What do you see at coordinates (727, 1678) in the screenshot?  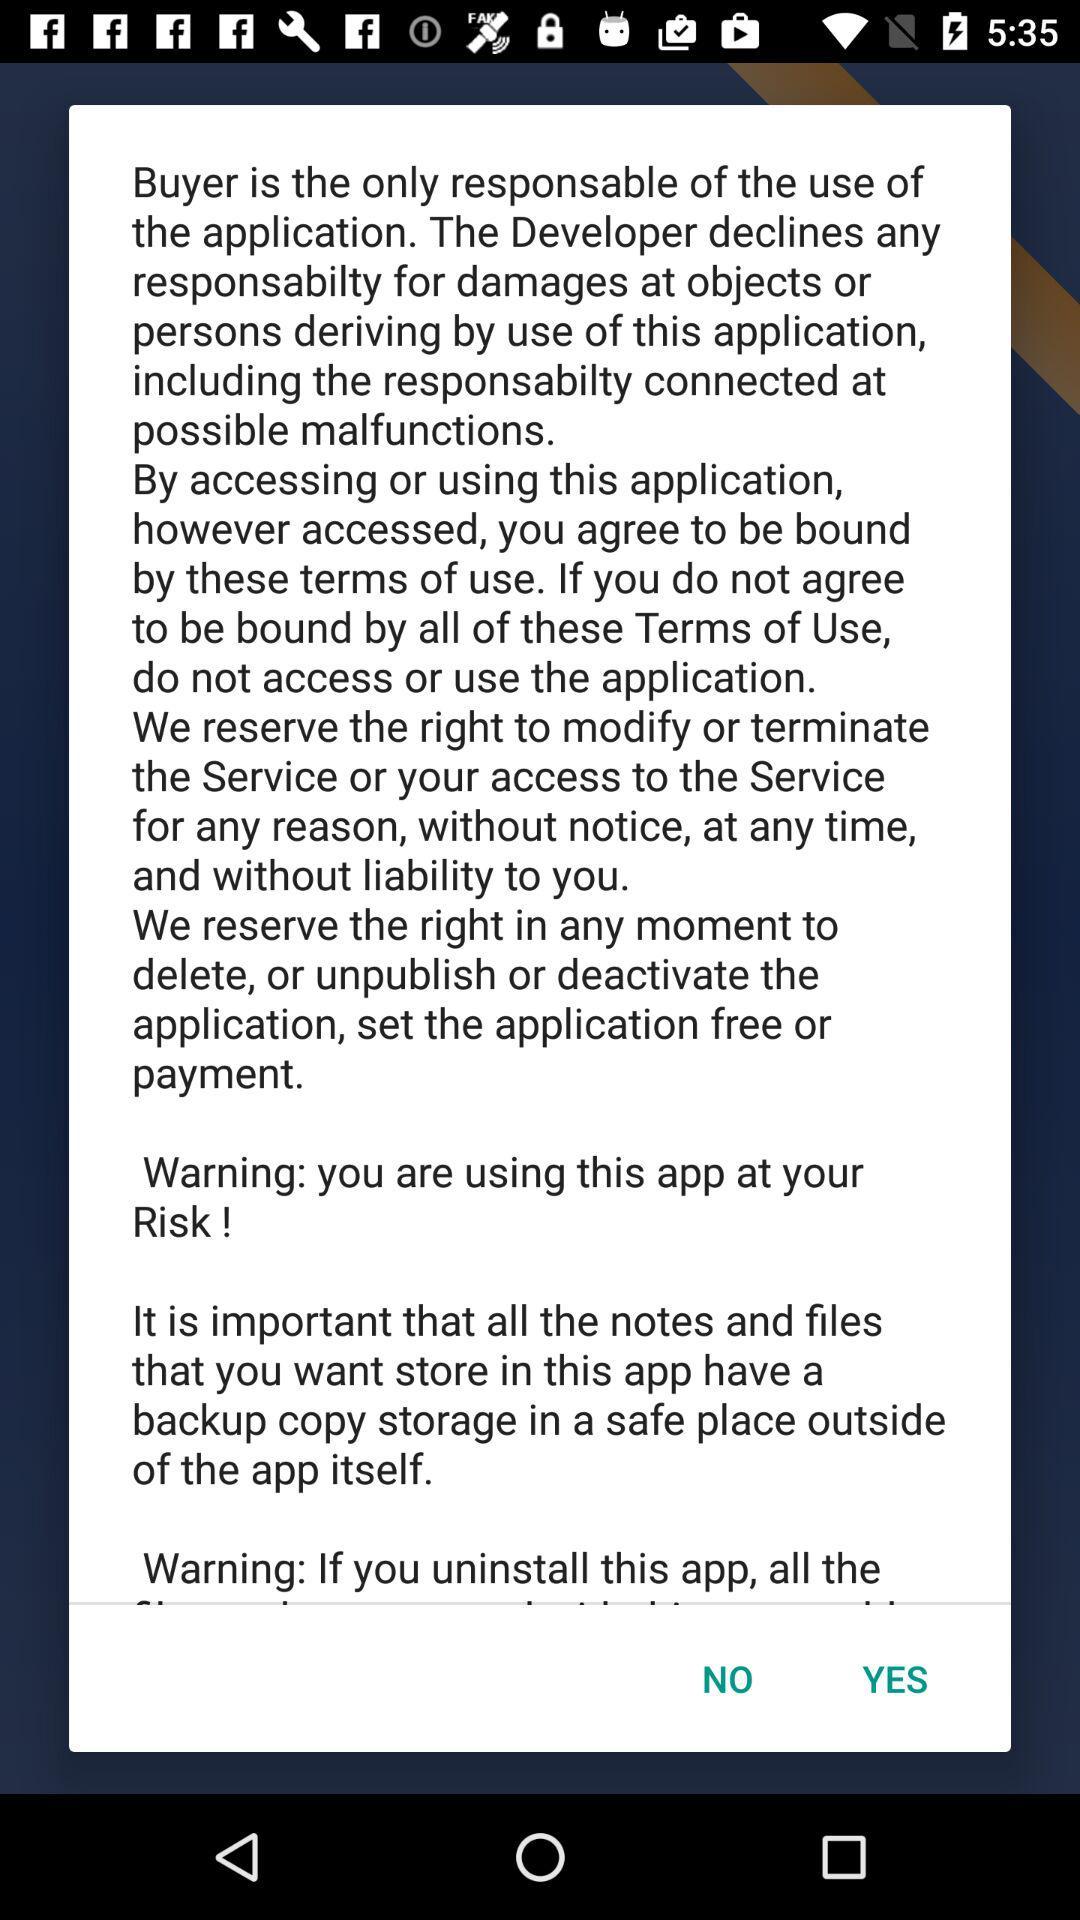 I see `no icon` at bounding box center [727, 1678].